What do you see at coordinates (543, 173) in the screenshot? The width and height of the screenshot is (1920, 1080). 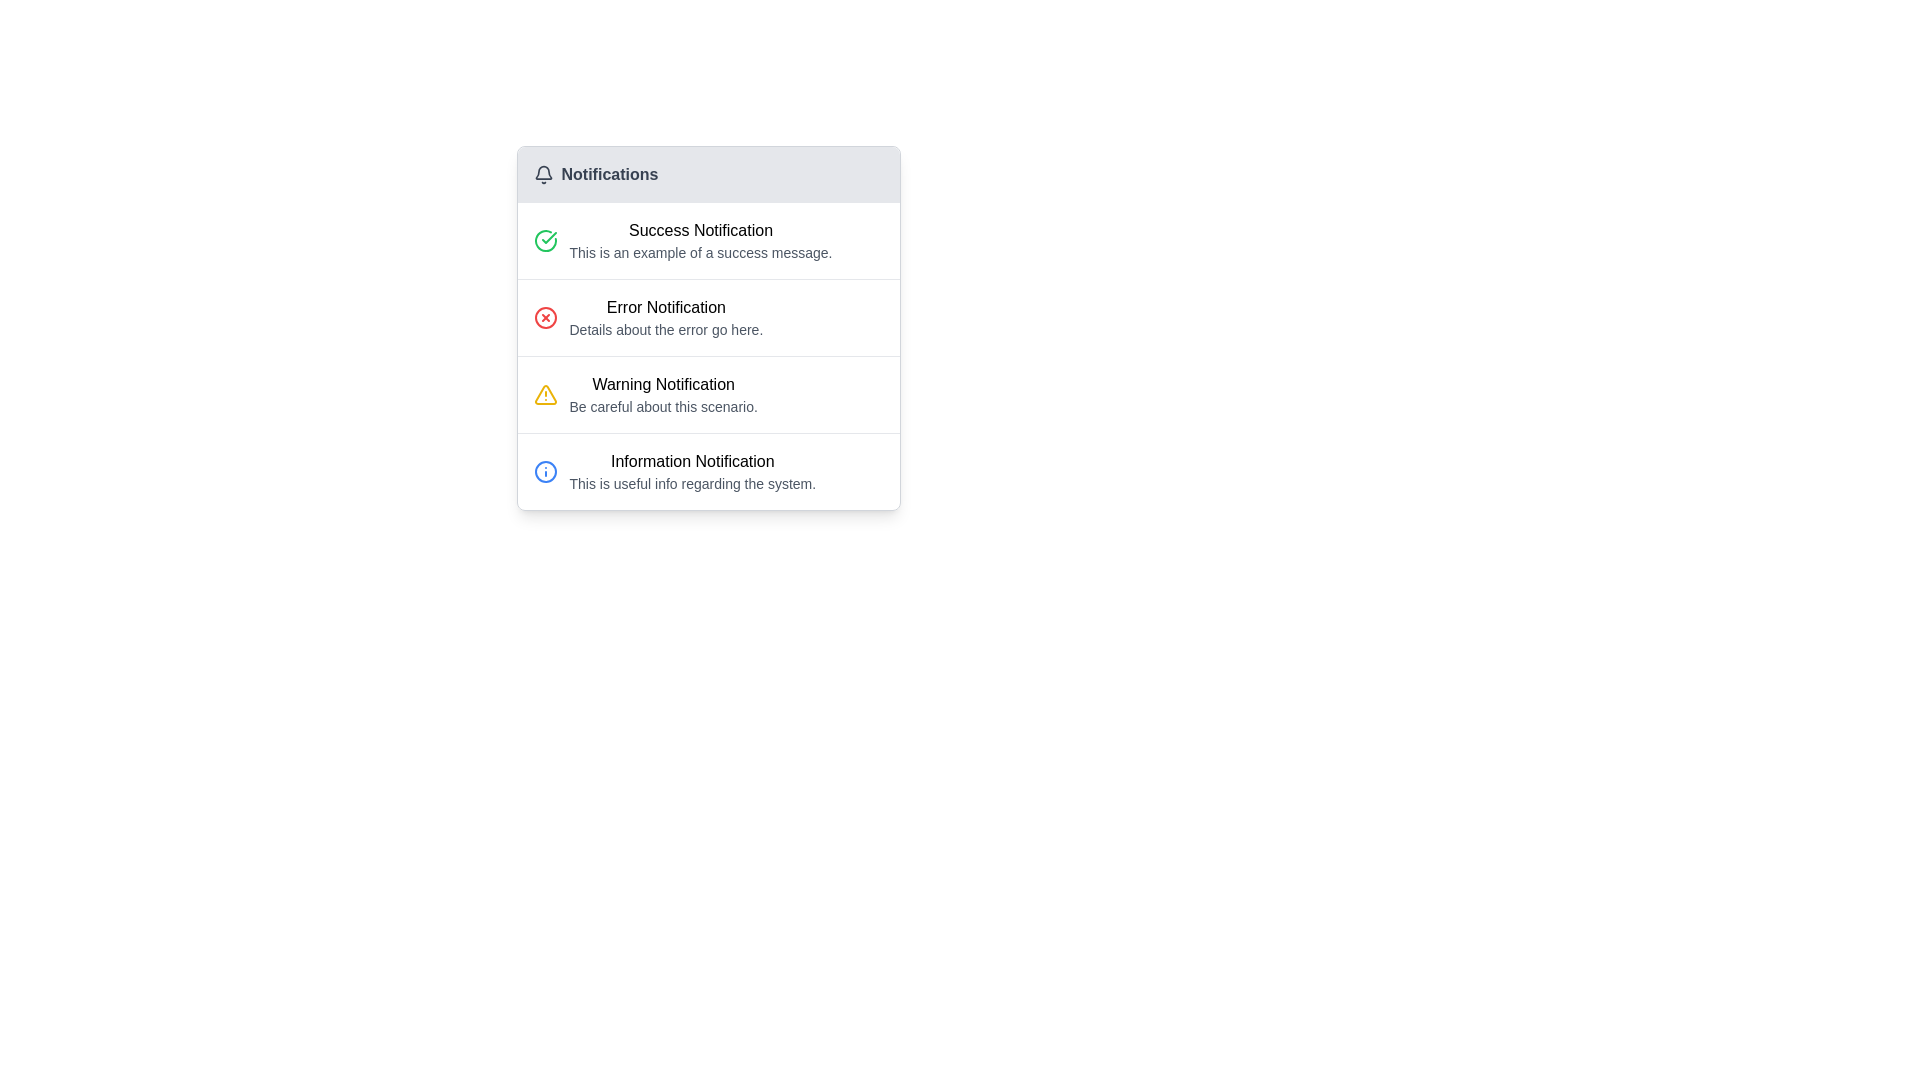 I see `the bell-shaped icon in light gray located next to the bold gray text 'Notifications' in the header area to interact with it` at bounding box center [543, 173].